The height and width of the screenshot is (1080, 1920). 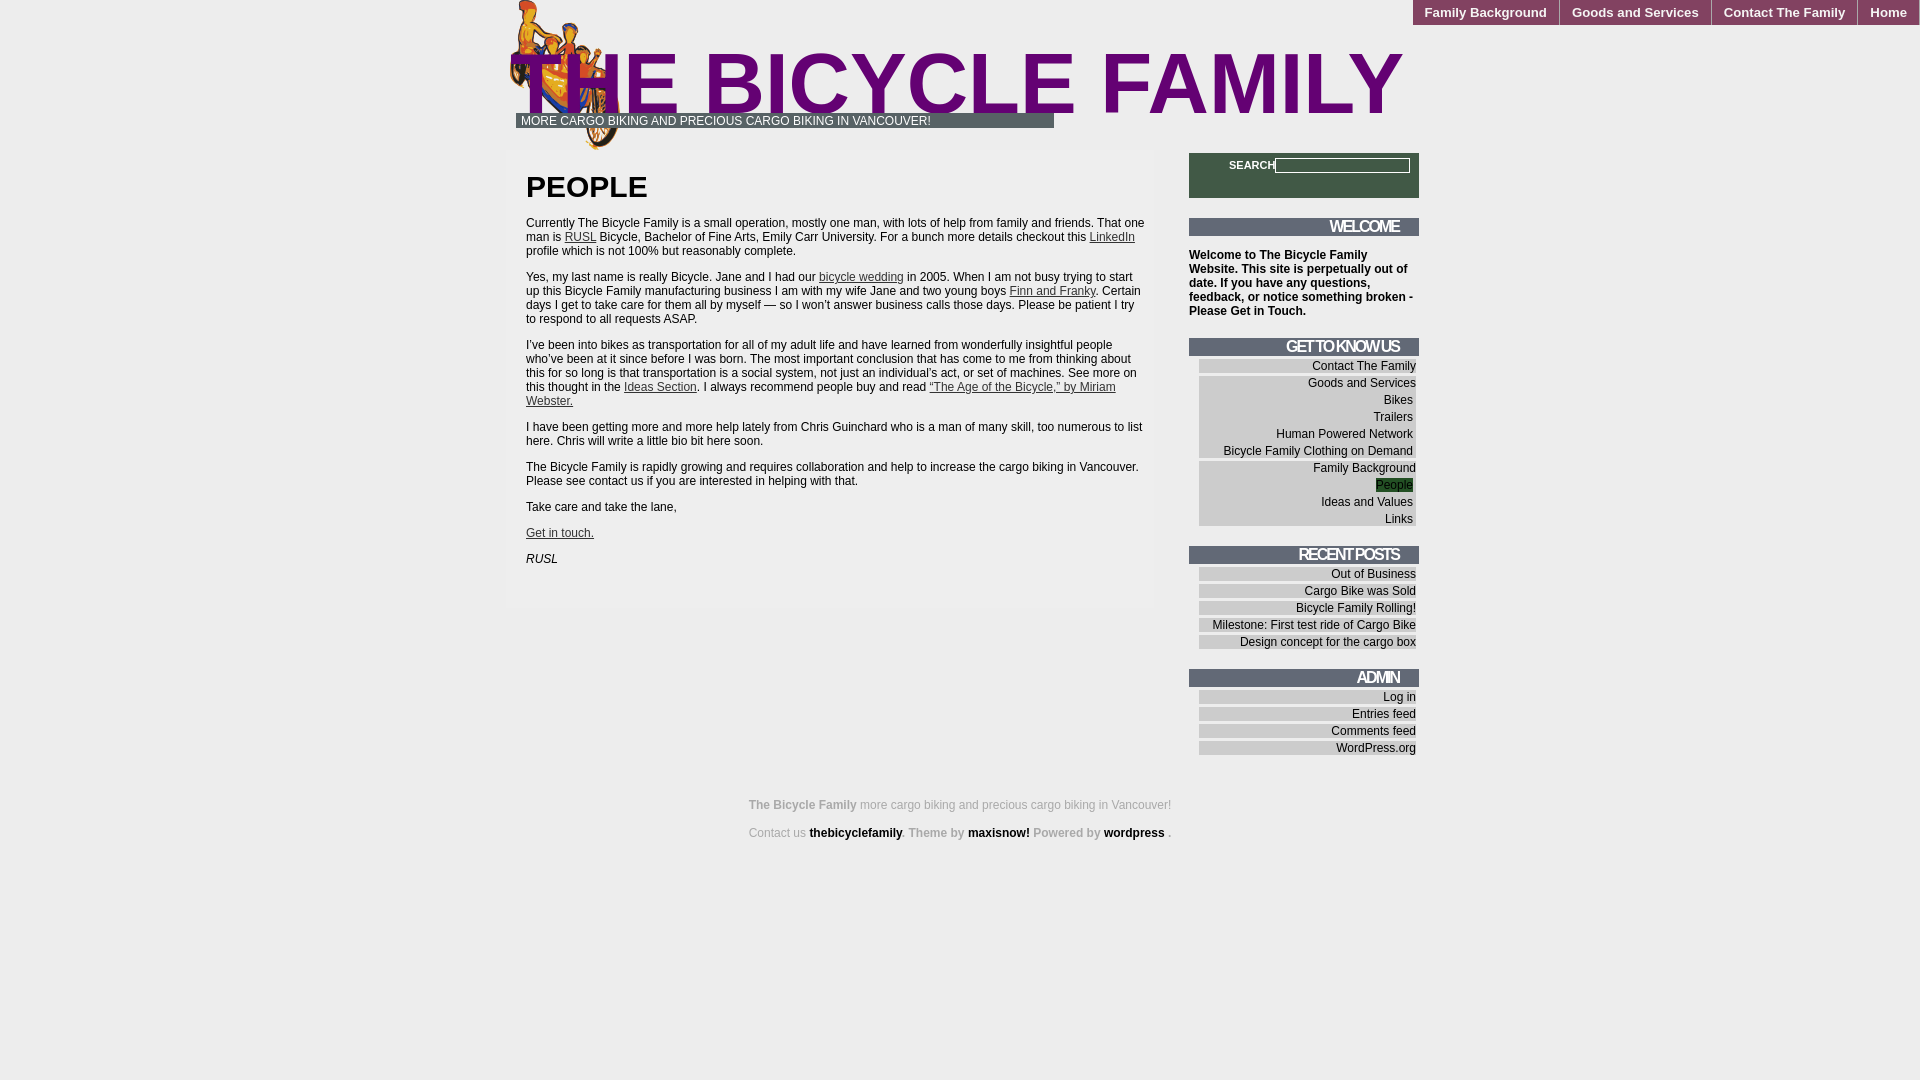 I want to click on 'Log in', so click(x=1398, y=696).